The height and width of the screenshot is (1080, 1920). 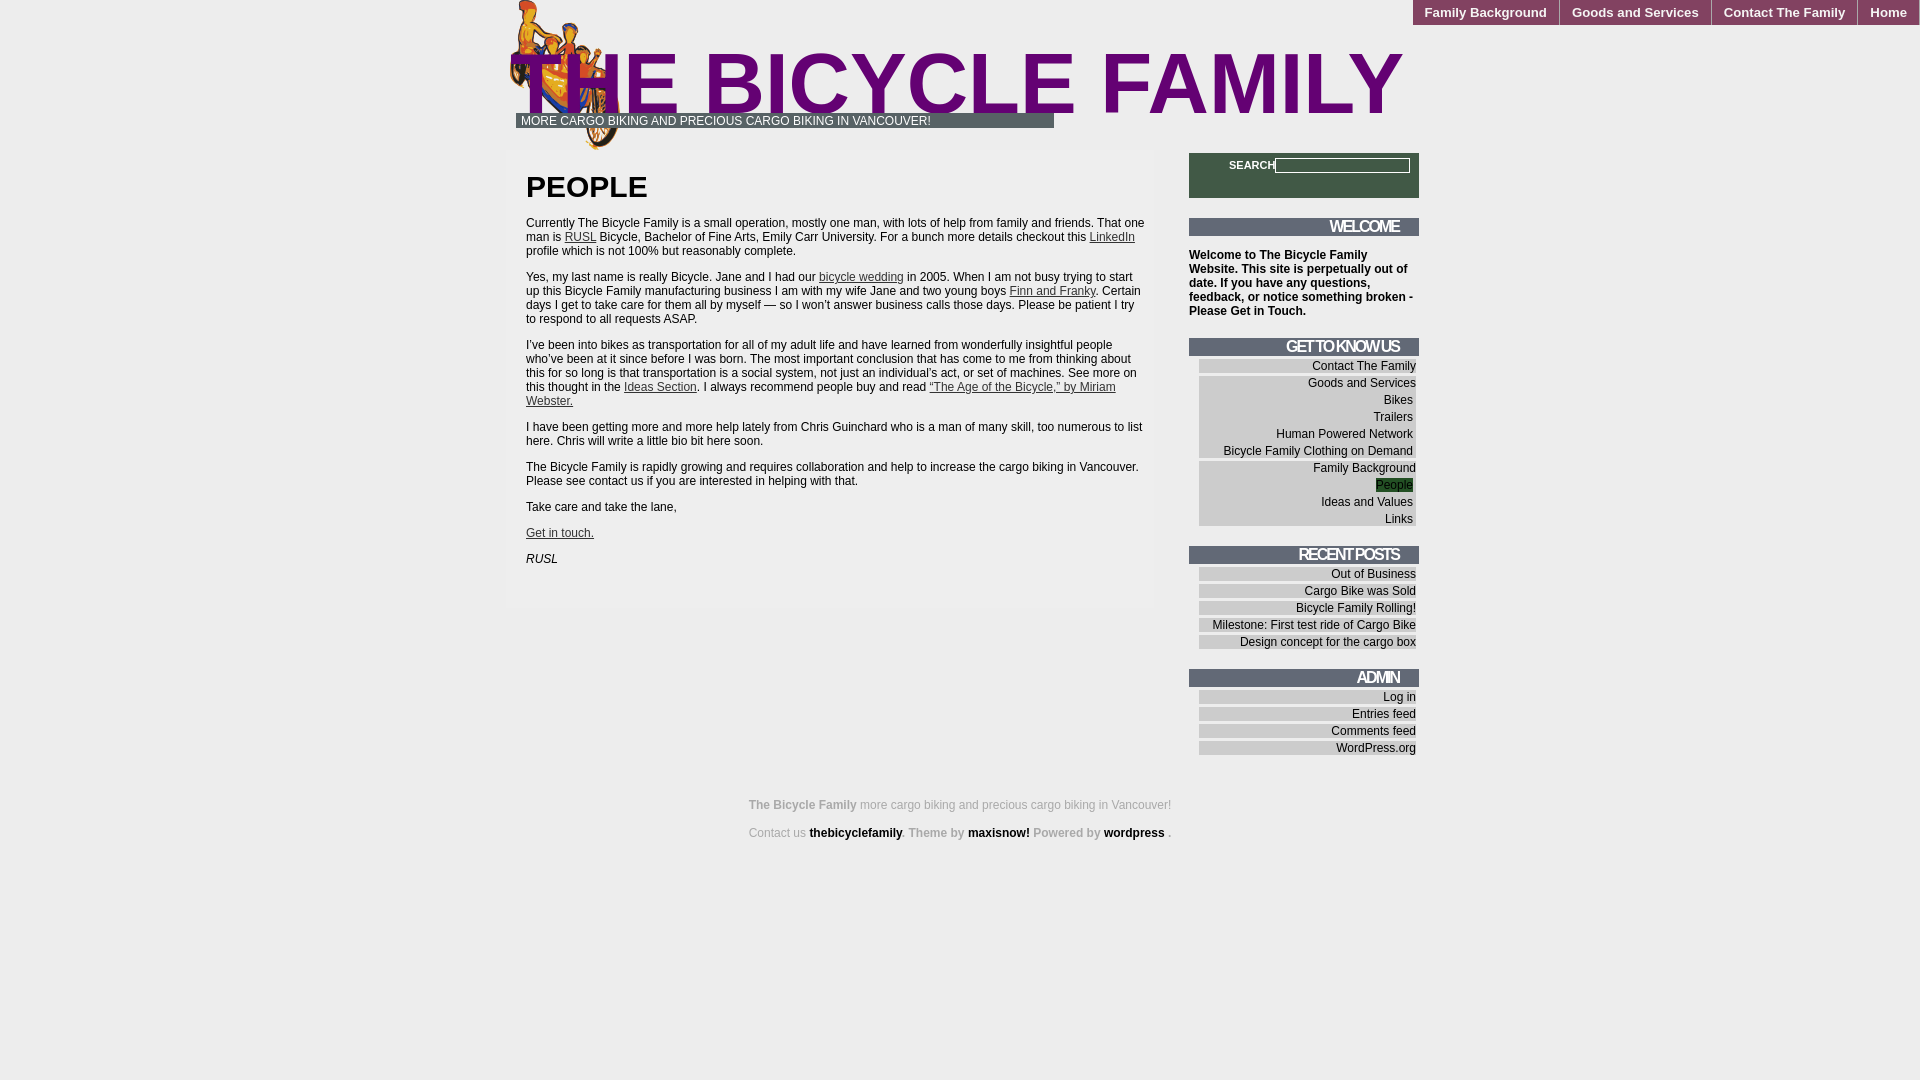 I want to click on 'Log in', so click(x=1398, y=696).